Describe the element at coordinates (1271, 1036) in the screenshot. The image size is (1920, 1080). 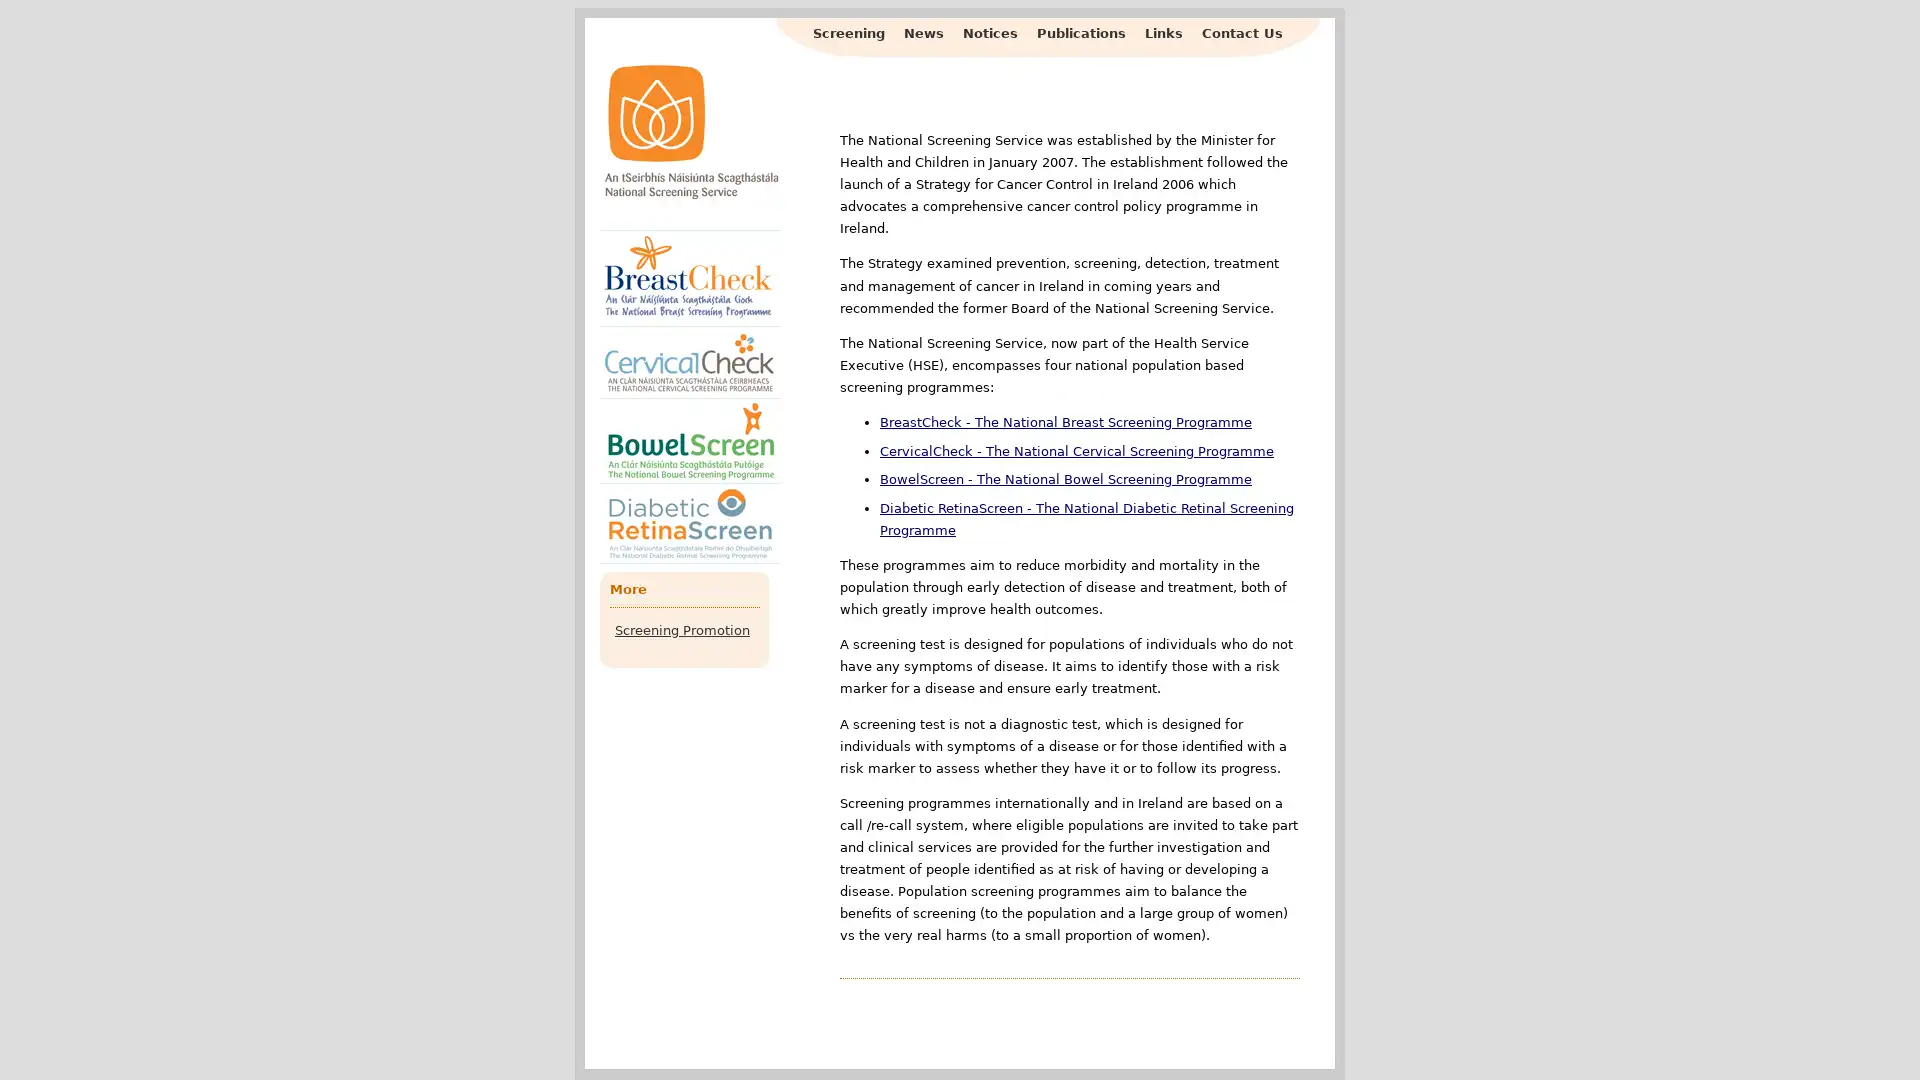
I see `Manage Cookies` at that location.